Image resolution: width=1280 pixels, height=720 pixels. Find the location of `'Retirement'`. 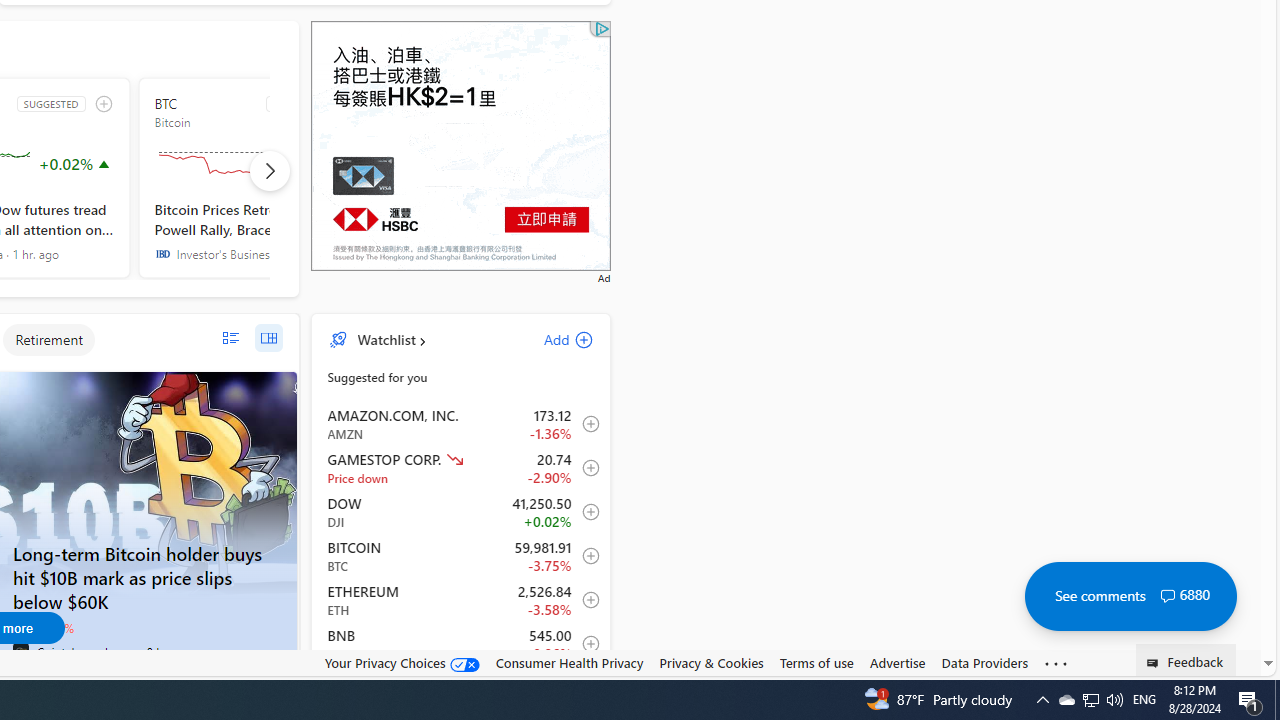

'Retirement' is located at coordinates (48, 338).